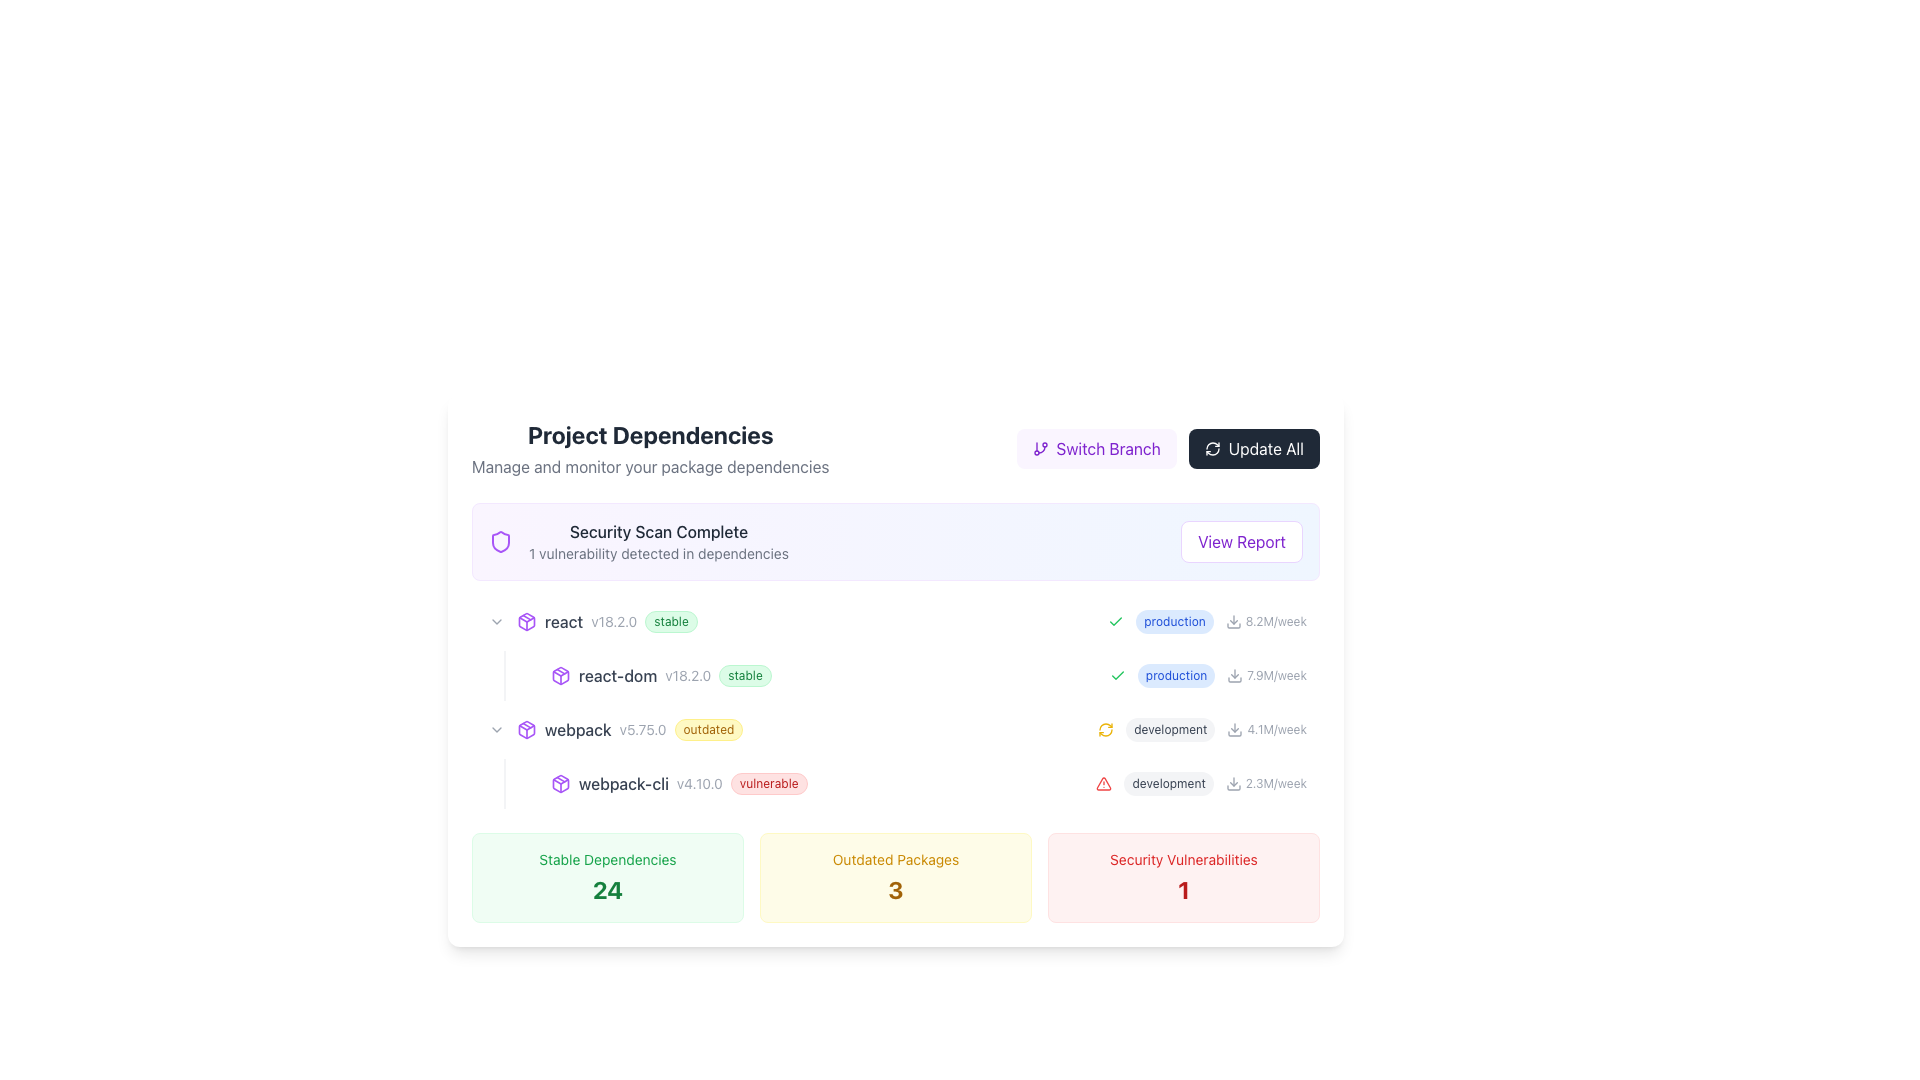 Image resolution: width=1920 pixels, height=1080 pixels. Describe the element at coordinates (1211, 447) in the screenshot. I see `the update action icon located to the left of the 'Update All' text label in the button at the upper right corner of the interface` at that location.